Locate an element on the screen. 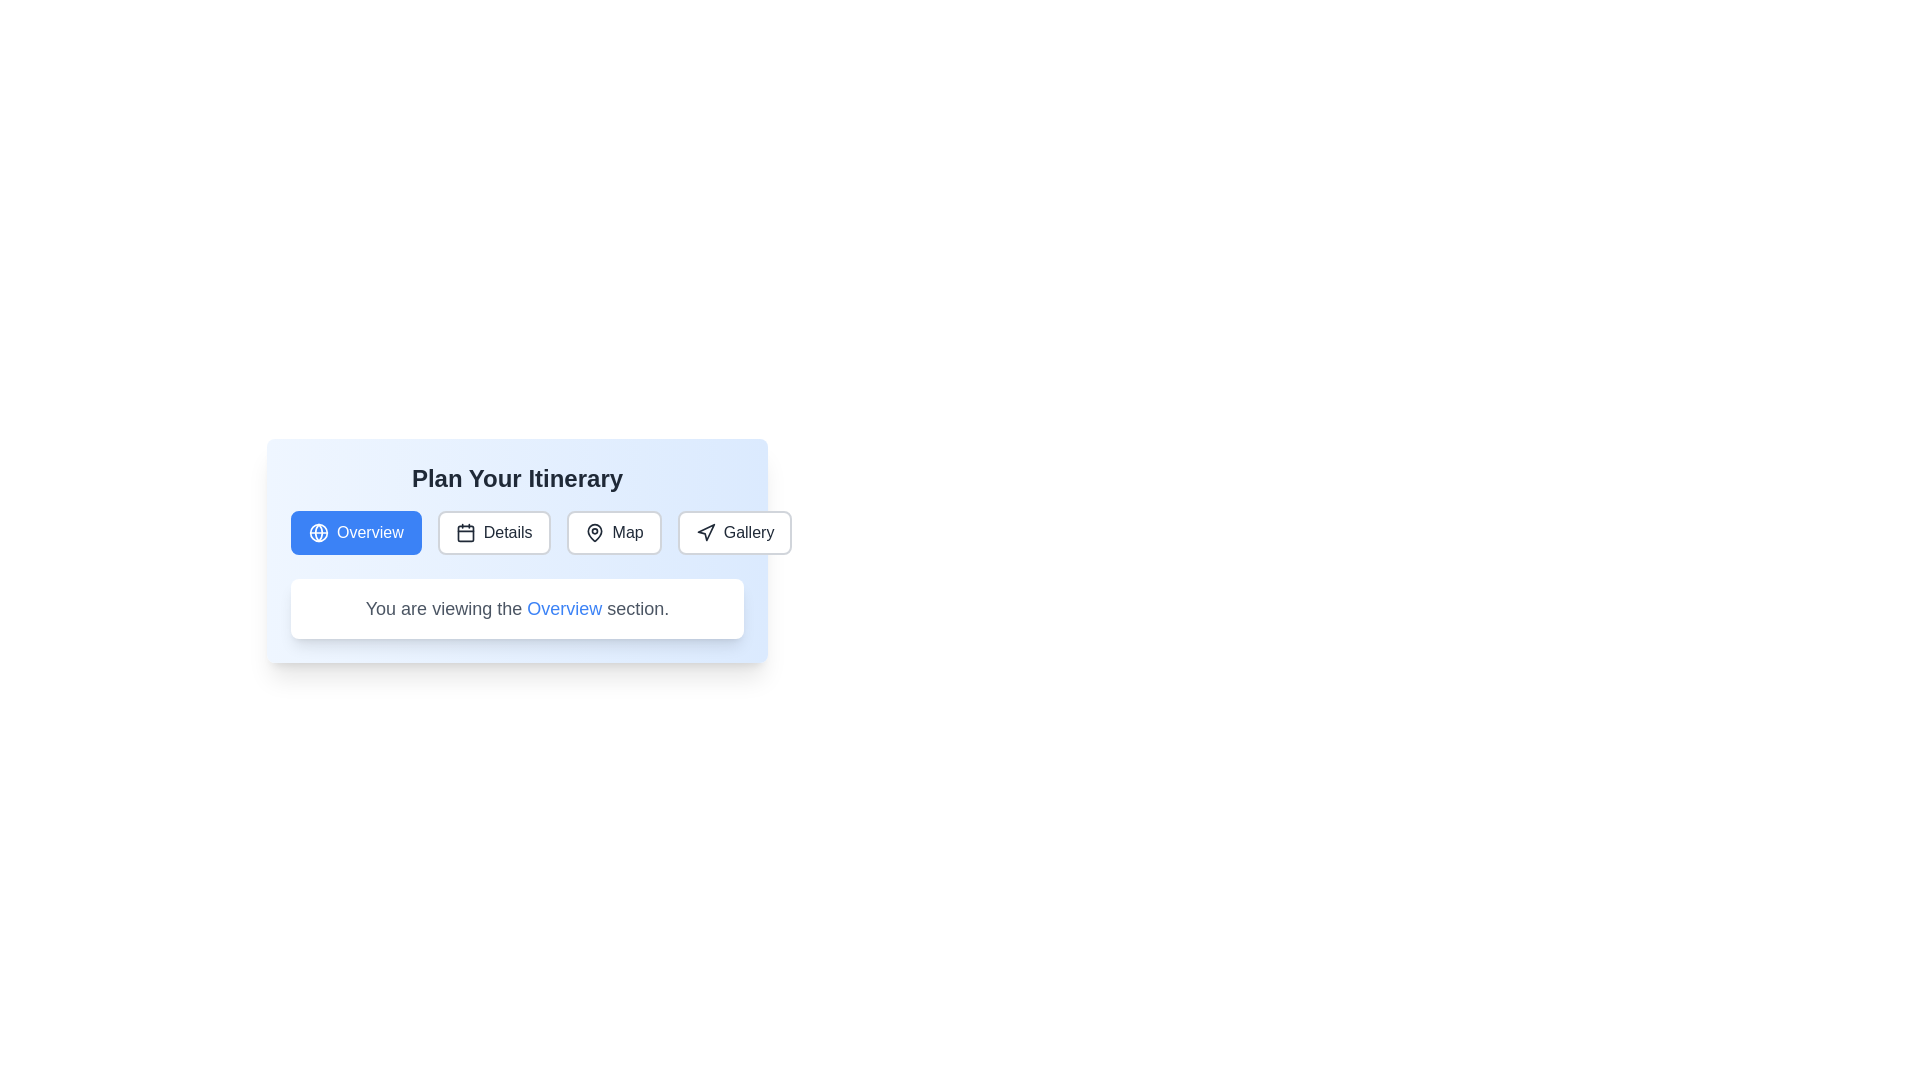 This screenshot has width=1920, height=1080. the 'Map' button, which is the third button in a horizontal group of four buttons is located at coordinates (613, 531).